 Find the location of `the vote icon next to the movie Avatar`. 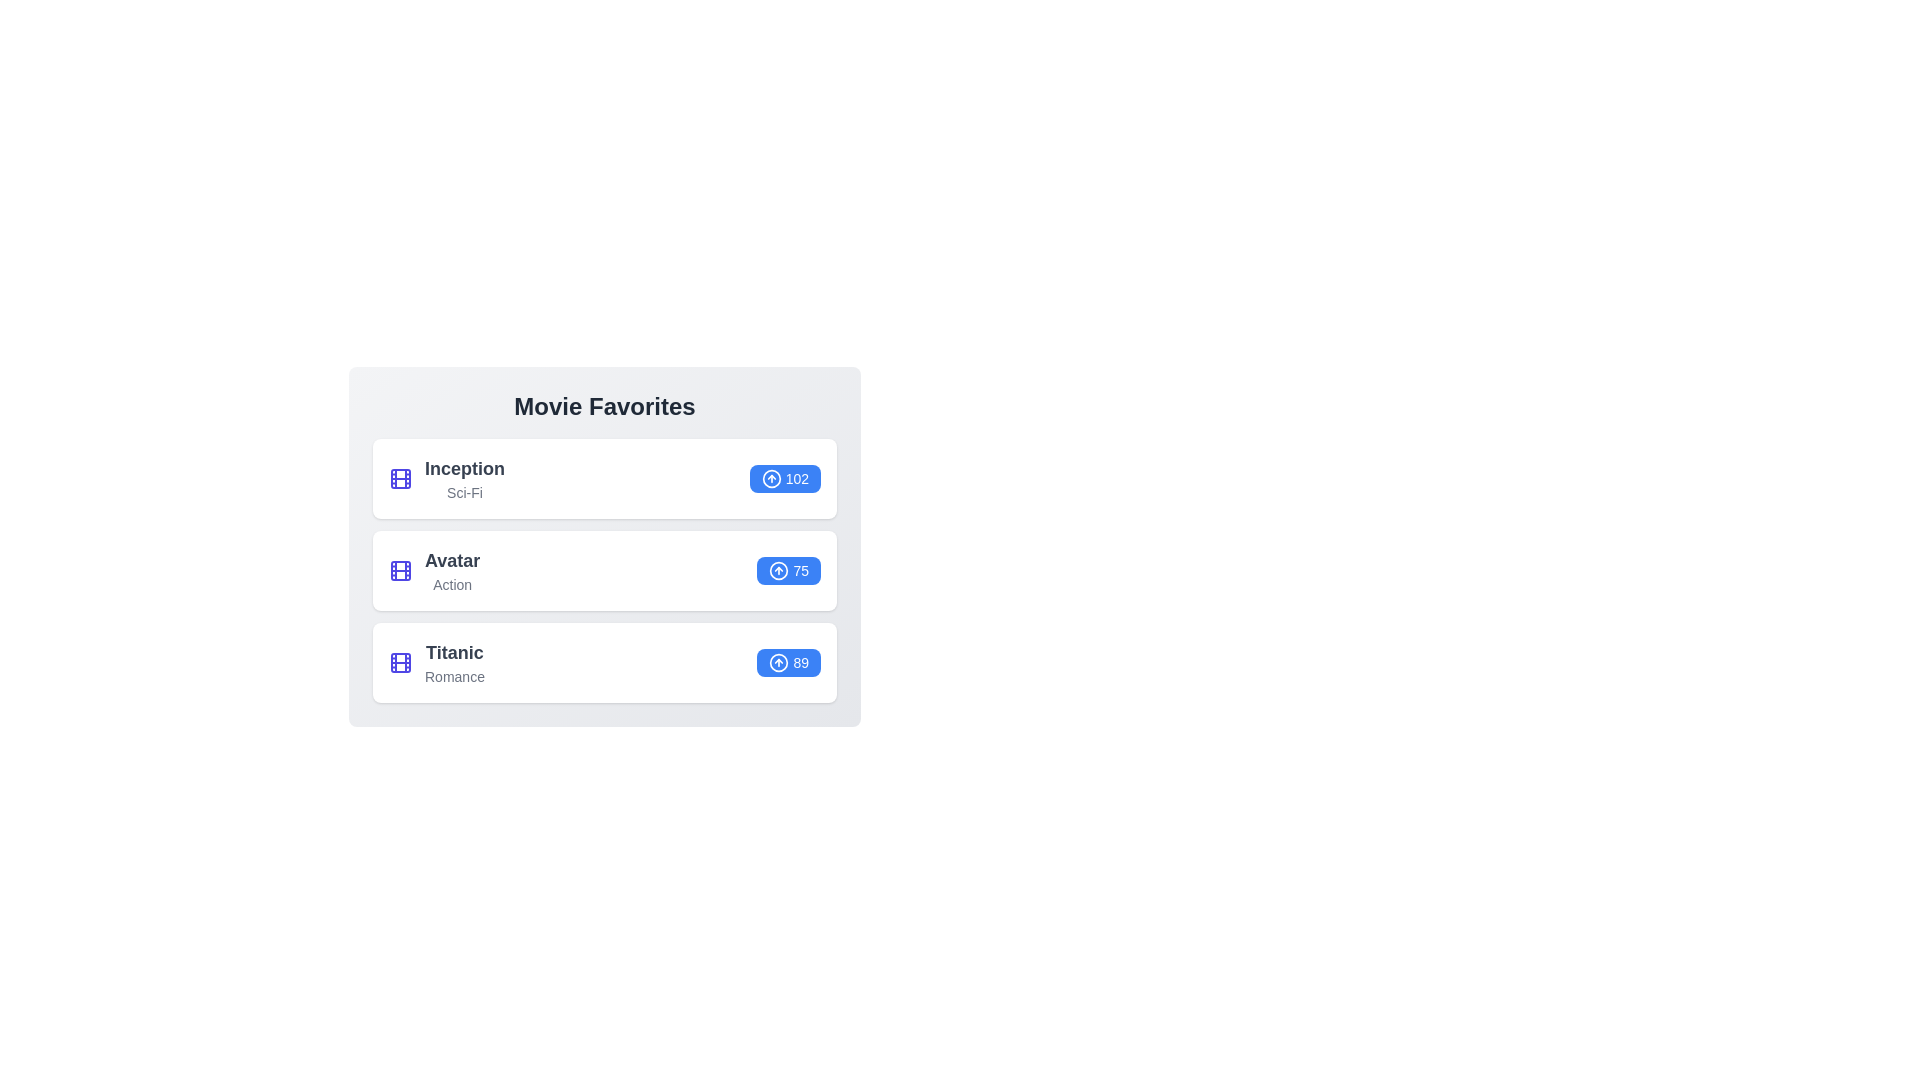

the vote icon next to the movie Avatar is located at coordinates (778, 570).